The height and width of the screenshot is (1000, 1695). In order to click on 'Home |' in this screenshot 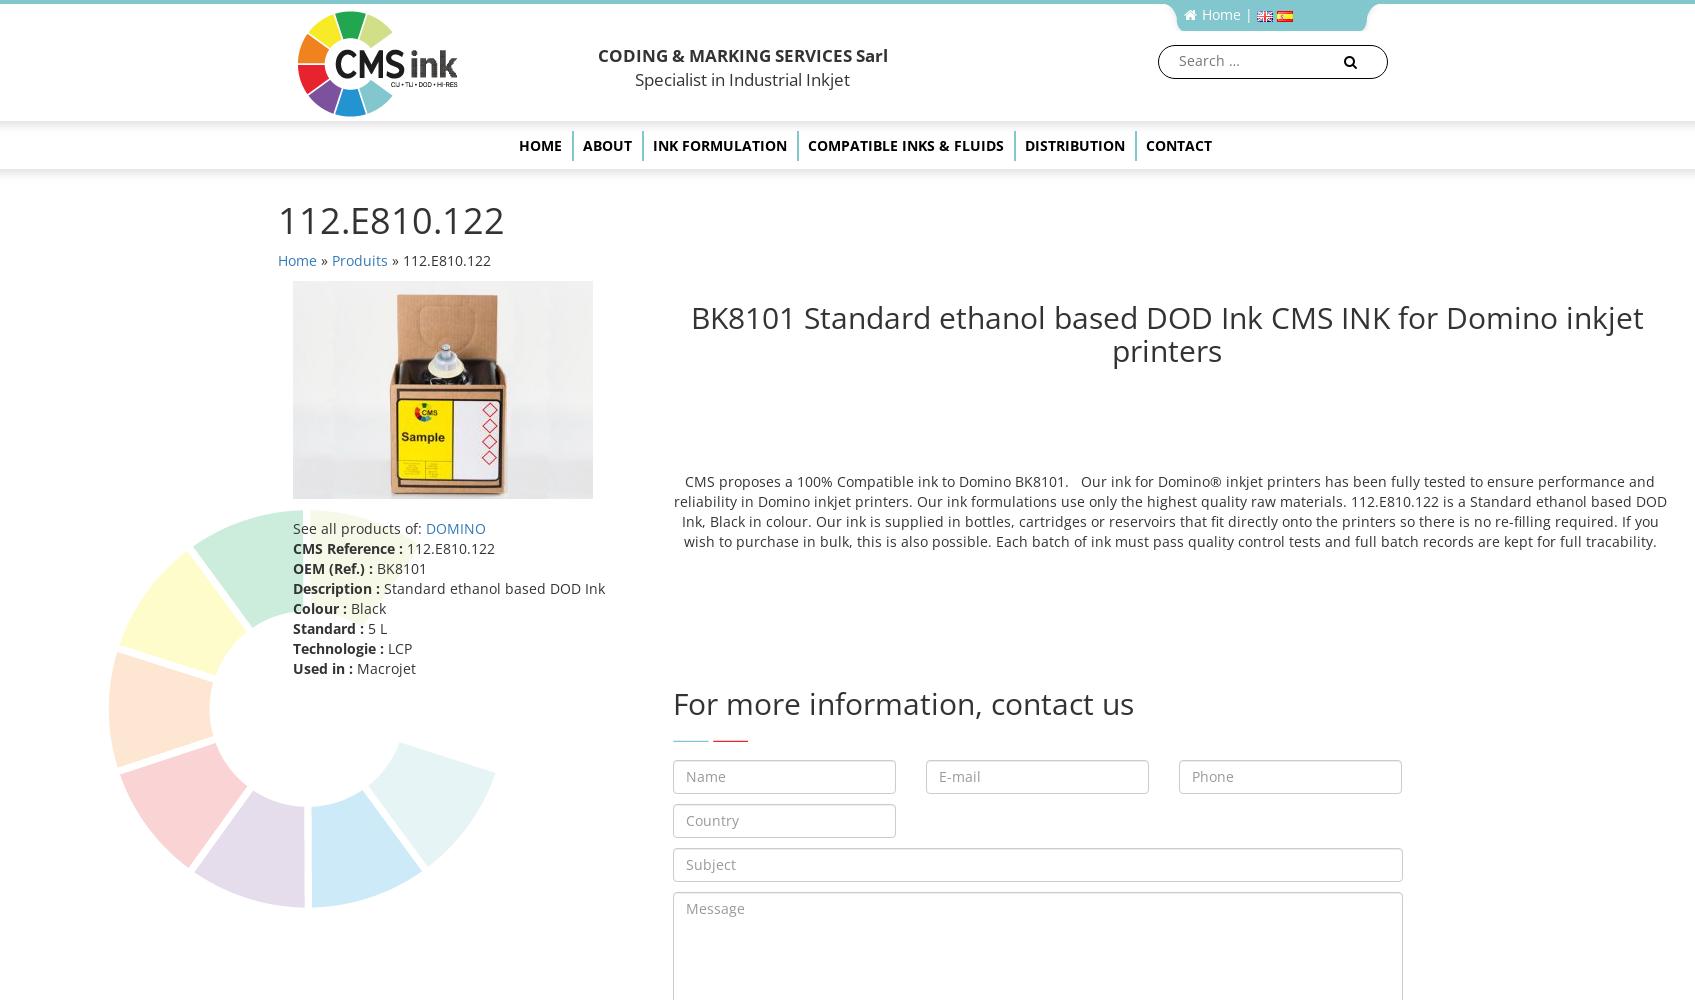, I will do `click(1226, 14)`.